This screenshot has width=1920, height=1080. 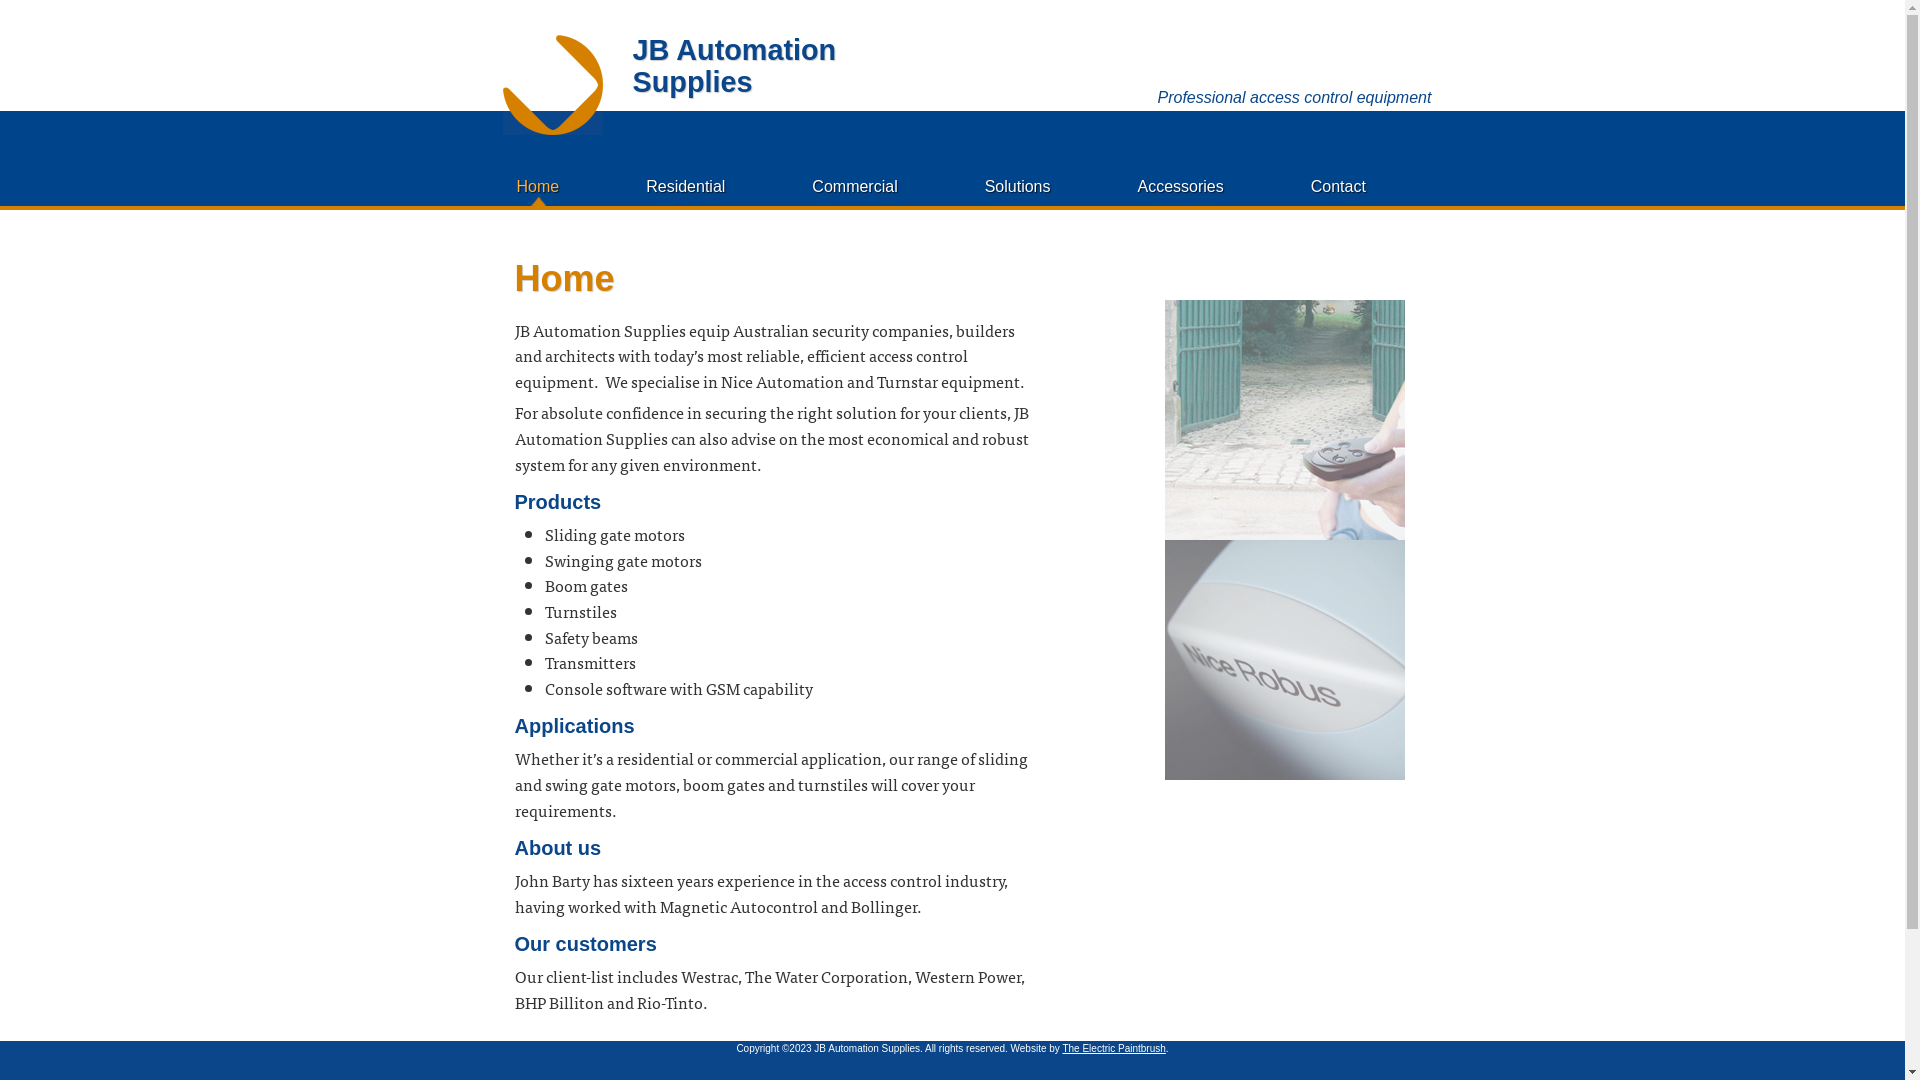 What do you see at coordinates (1338, 186) in the screenshot?
I see `'Contact'` at bounding box center [1338, 186].